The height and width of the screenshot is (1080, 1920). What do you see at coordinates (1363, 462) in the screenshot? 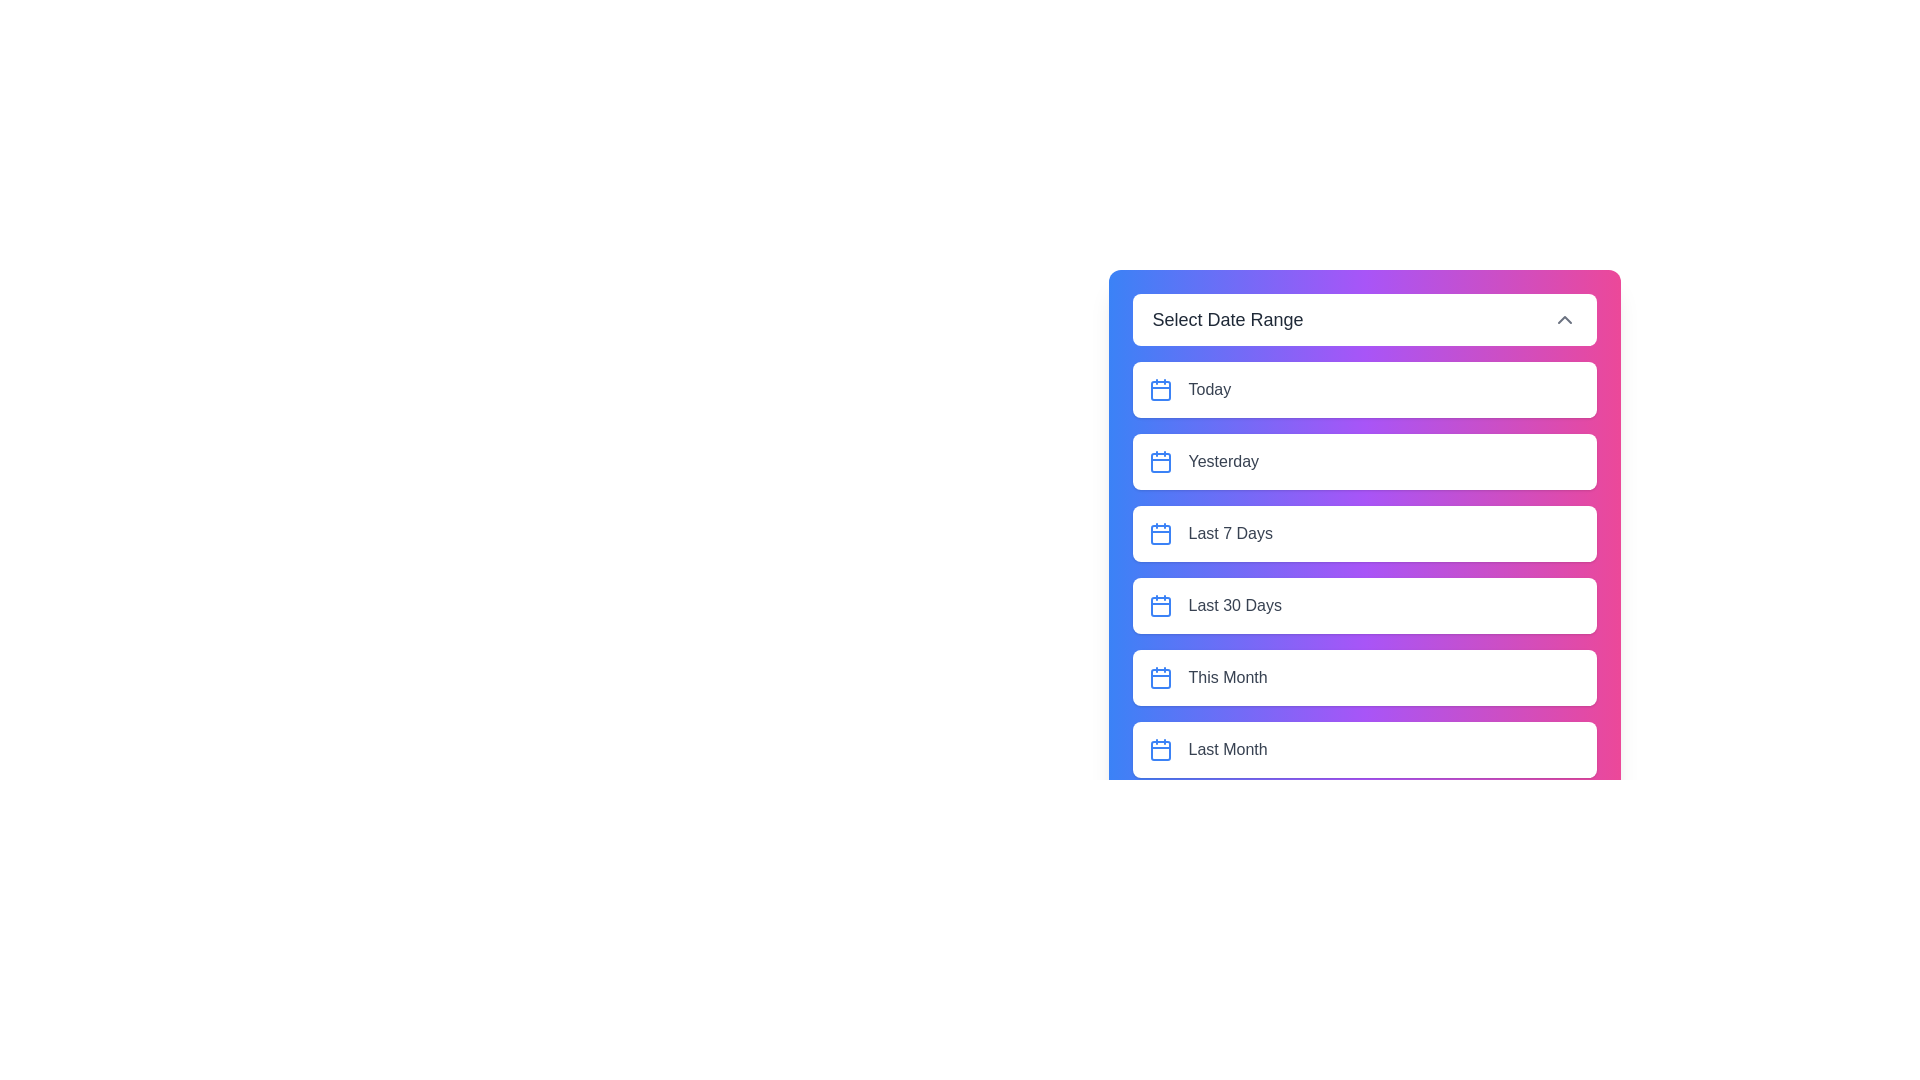
I see `the element Yesterday option to observe potential hover effects or tooltips` at bounding box center [1363, 462].